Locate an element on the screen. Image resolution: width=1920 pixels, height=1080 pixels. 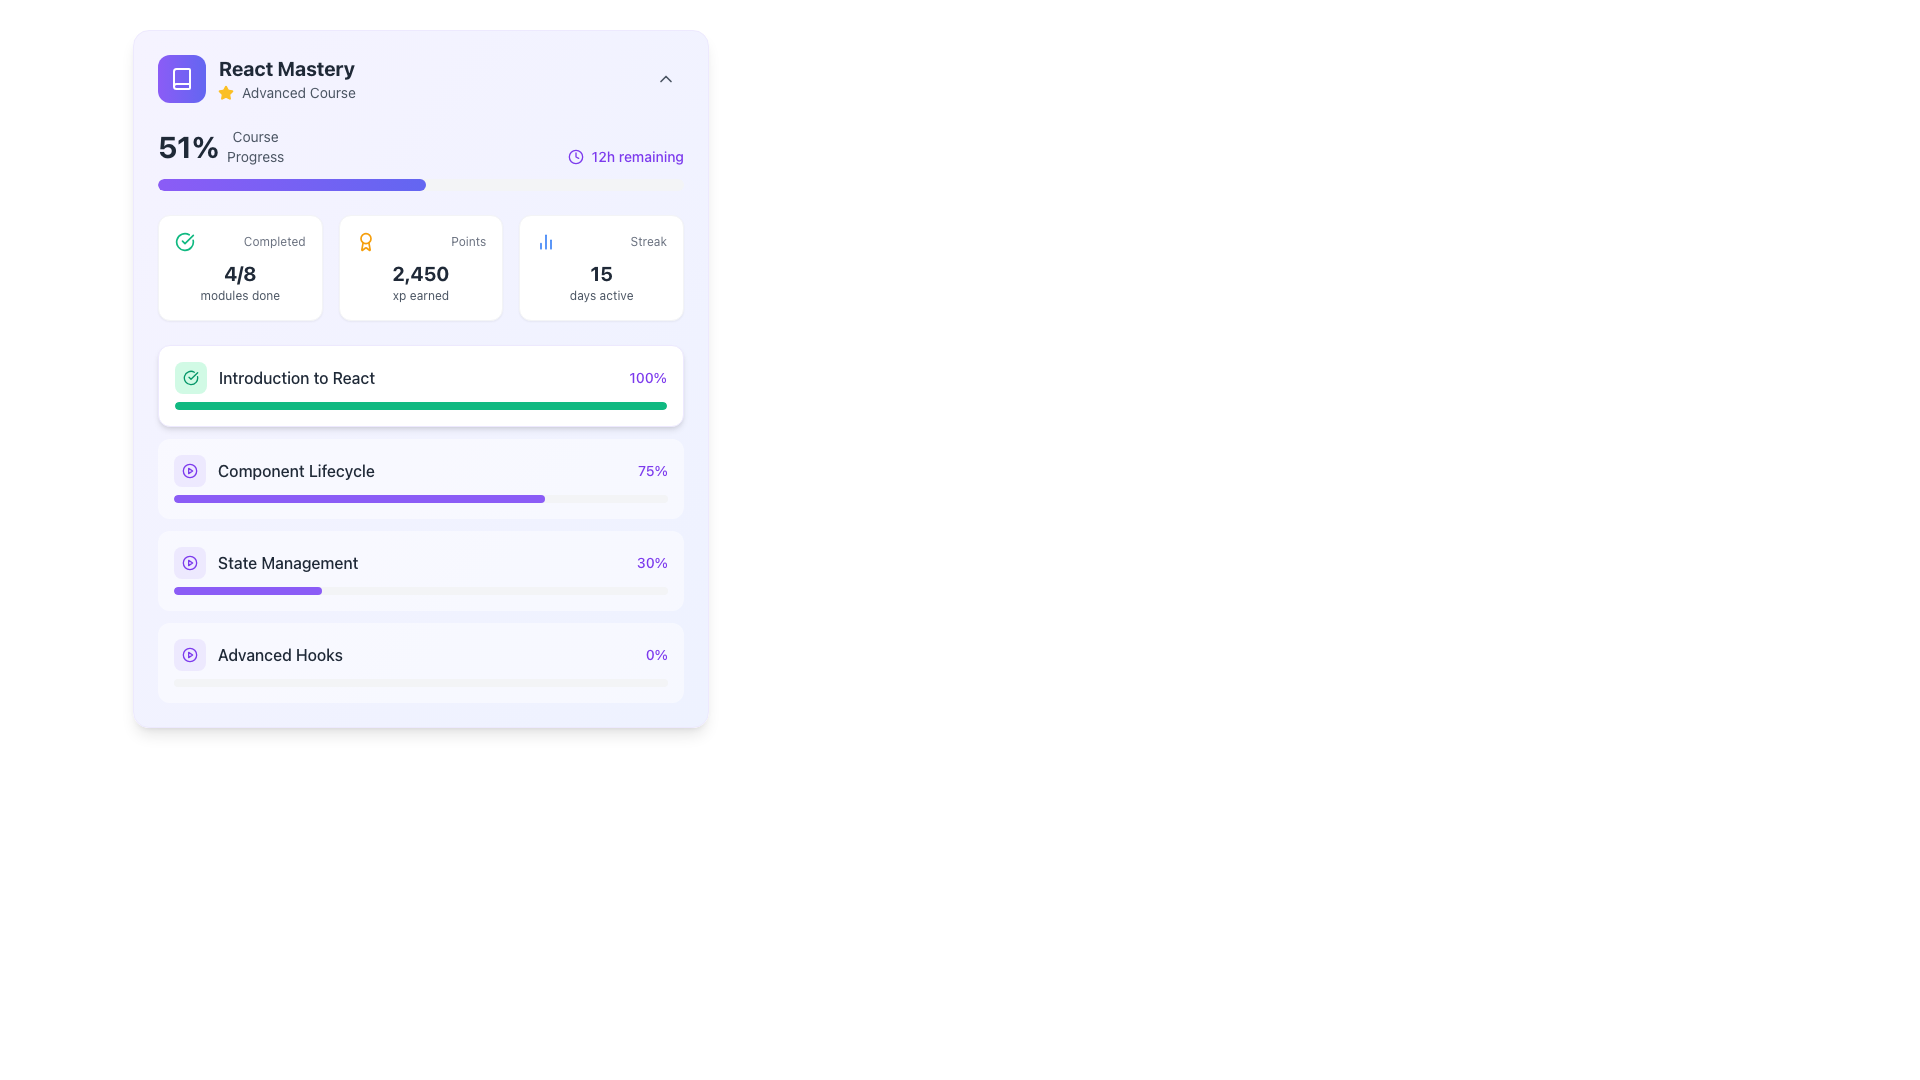
the text label "Introduction to React" which is styled in medium weight dark gray color and accompanied by a circular green checkmark icon, positioned as the first item in the vertical list of modules under the course titled "React Mastery" is located at coordinates (273, 378).